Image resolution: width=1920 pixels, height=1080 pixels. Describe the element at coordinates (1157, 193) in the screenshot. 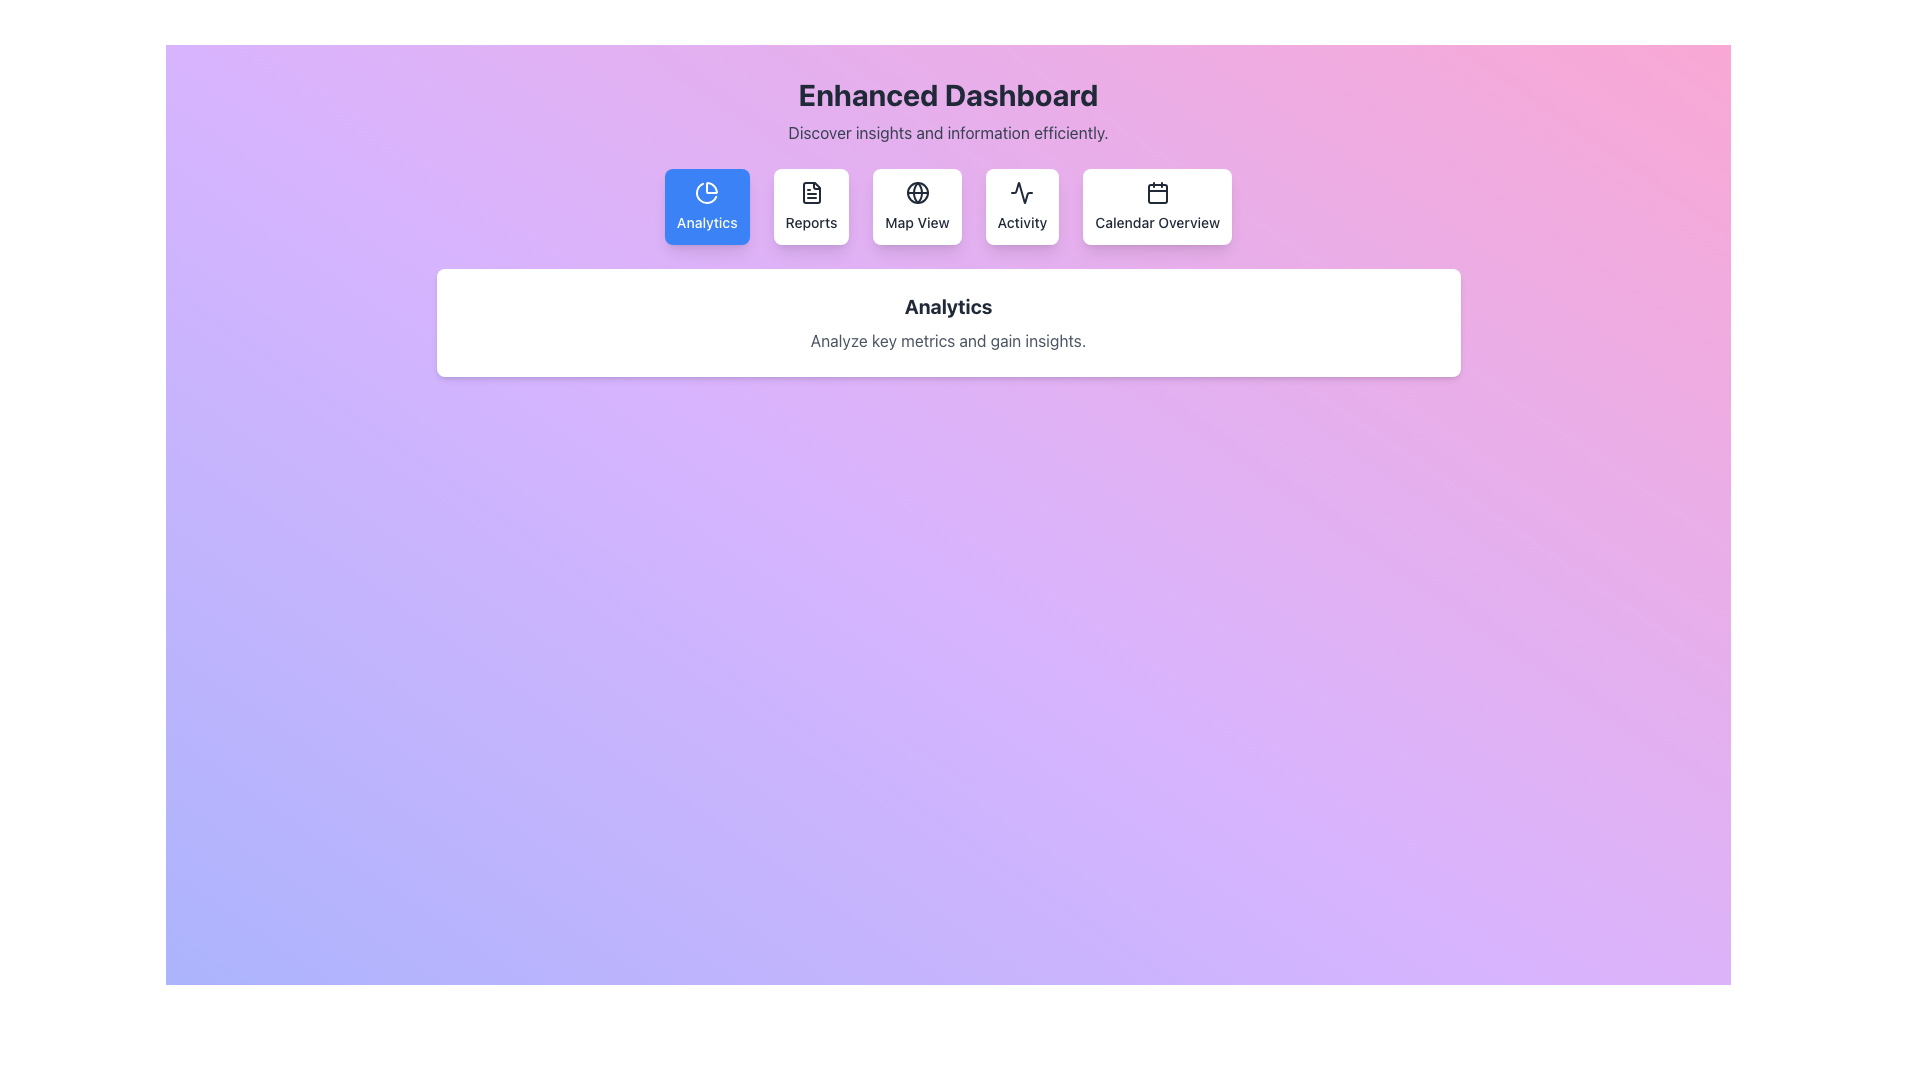

I see `the Calendar Overview icon located in the top-right section of the feature navigation panel` at that location.